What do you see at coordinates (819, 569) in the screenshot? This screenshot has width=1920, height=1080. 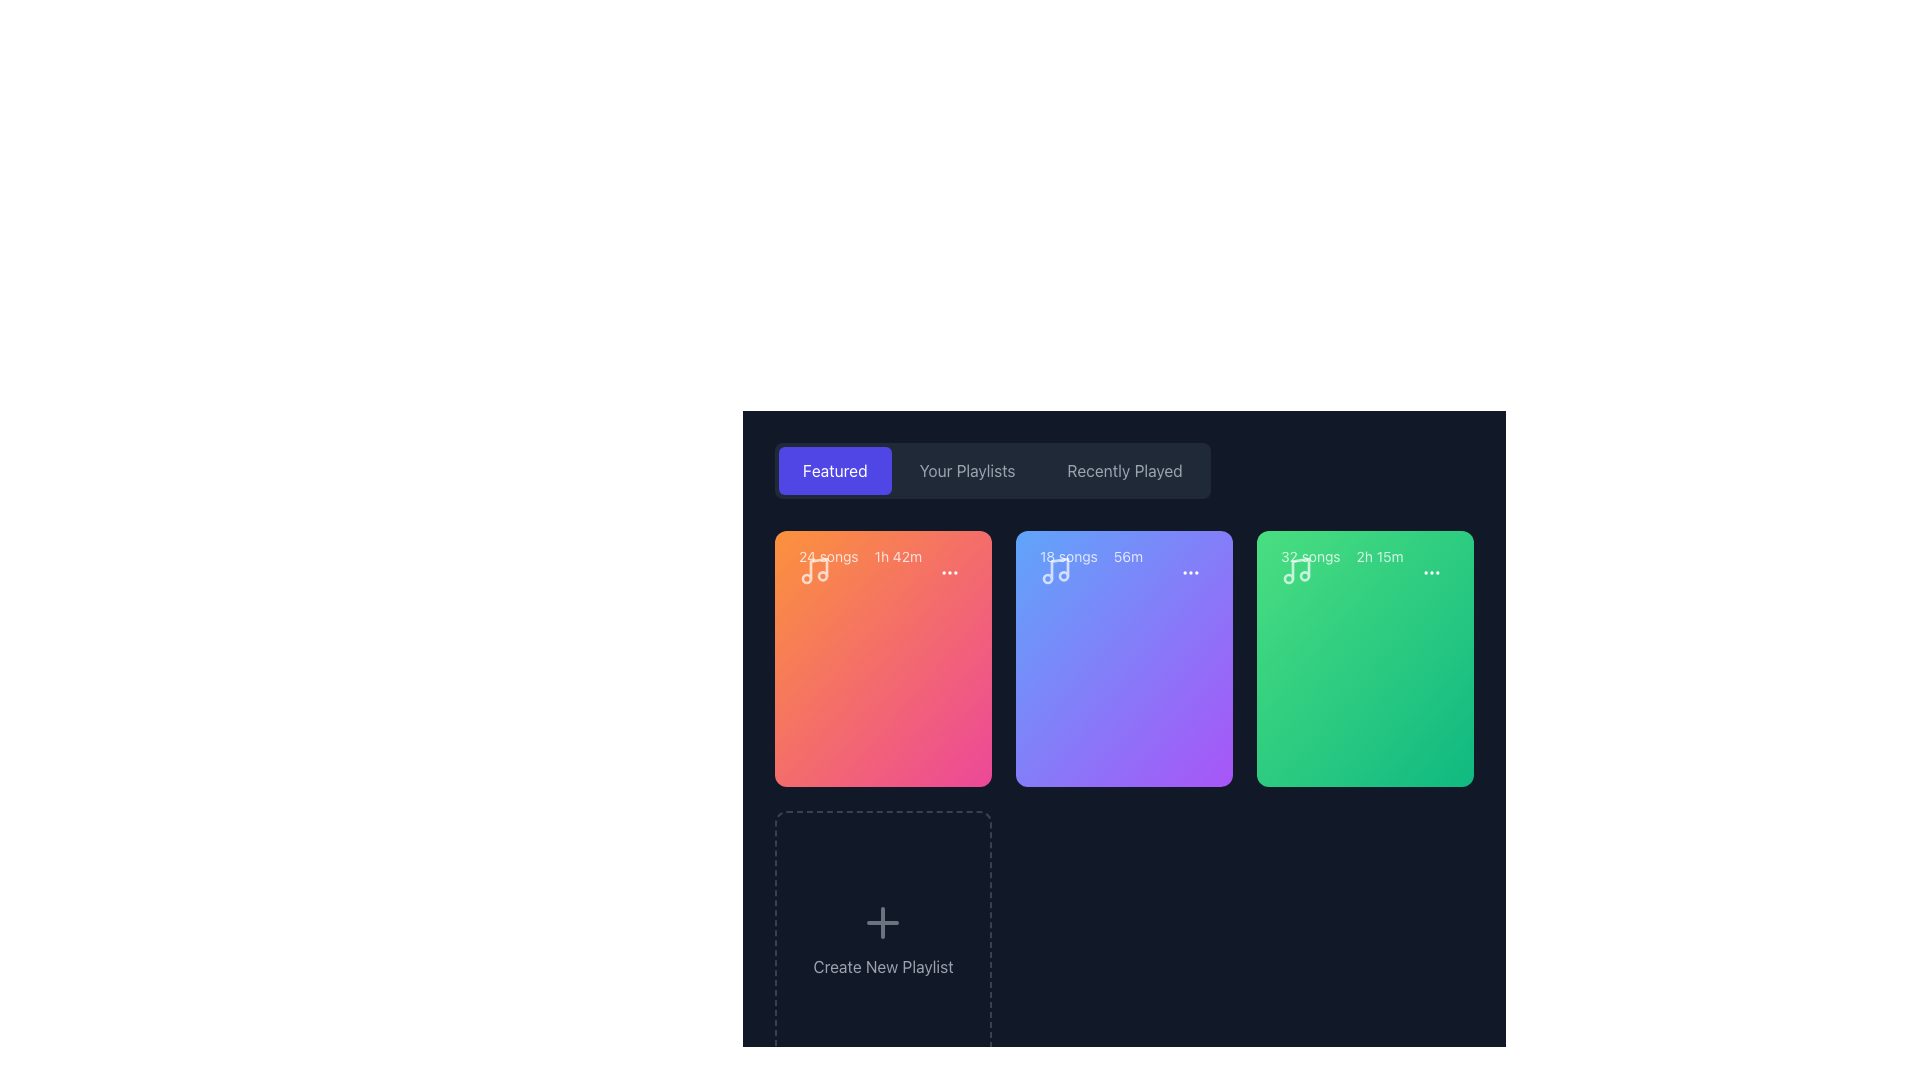 I see `the central vertical line of the music icon, which resembles the stem of a musical note, located at the top-left corner of the orange card in the grid of playlist cards` at bounding box center [819, 569].